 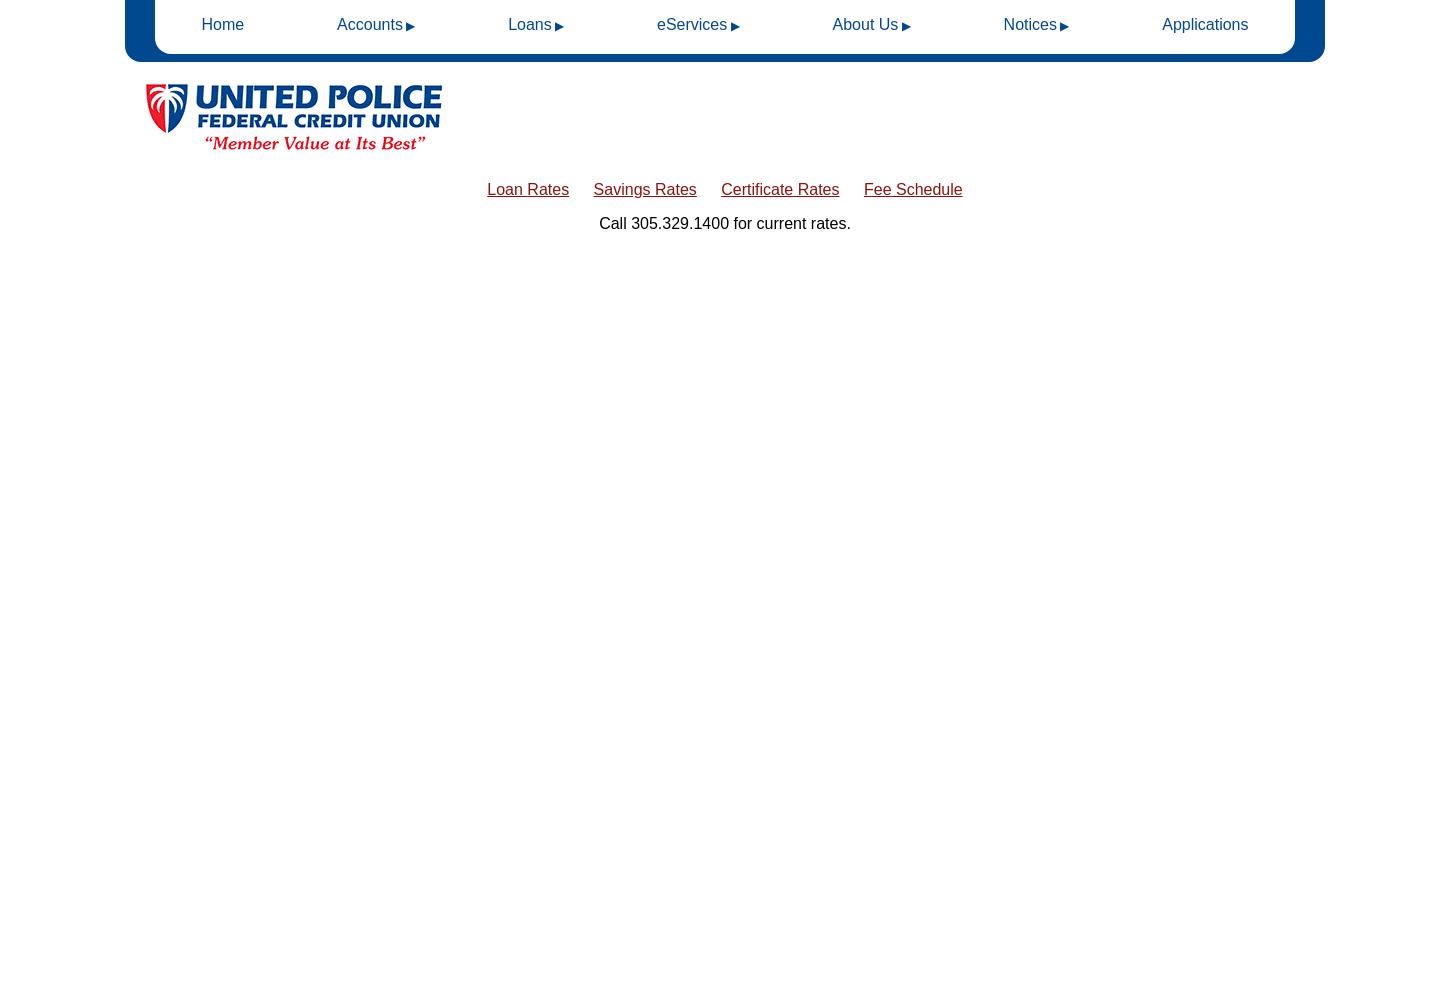 What do you see at coordinates (221, 24) in the screenshot?
I see `'Home'` at bounding box center [221, 24].